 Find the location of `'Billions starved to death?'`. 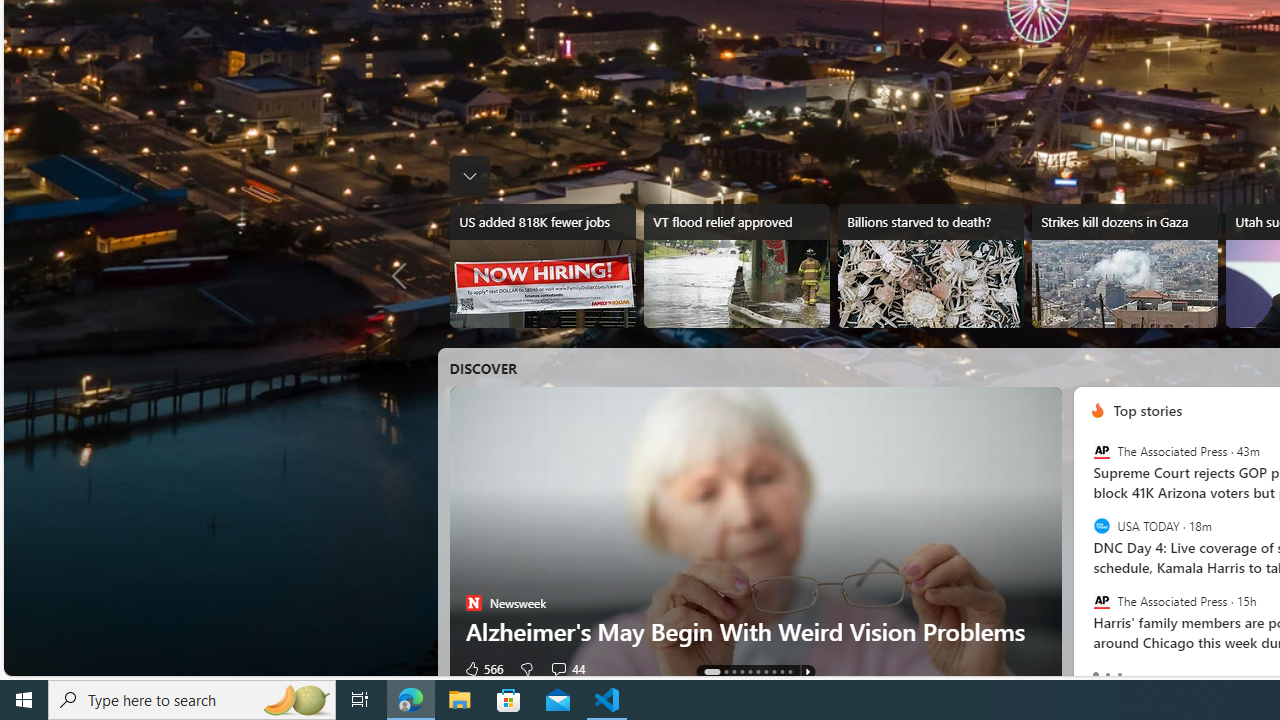

'Billions starved to death?' is located at coordinates (929, 265).